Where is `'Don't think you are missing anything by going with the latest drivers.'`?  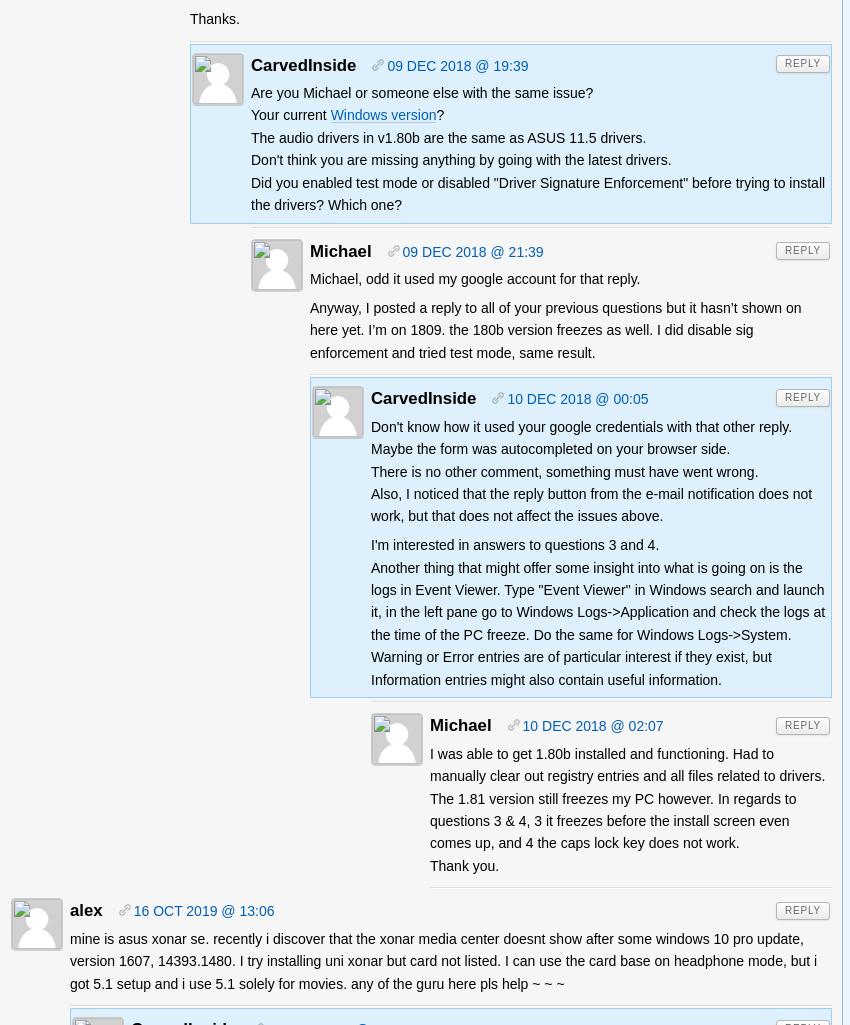
'Don't think you are missing anything by going with the latest drivers.' is located at coordinates (460, 159).